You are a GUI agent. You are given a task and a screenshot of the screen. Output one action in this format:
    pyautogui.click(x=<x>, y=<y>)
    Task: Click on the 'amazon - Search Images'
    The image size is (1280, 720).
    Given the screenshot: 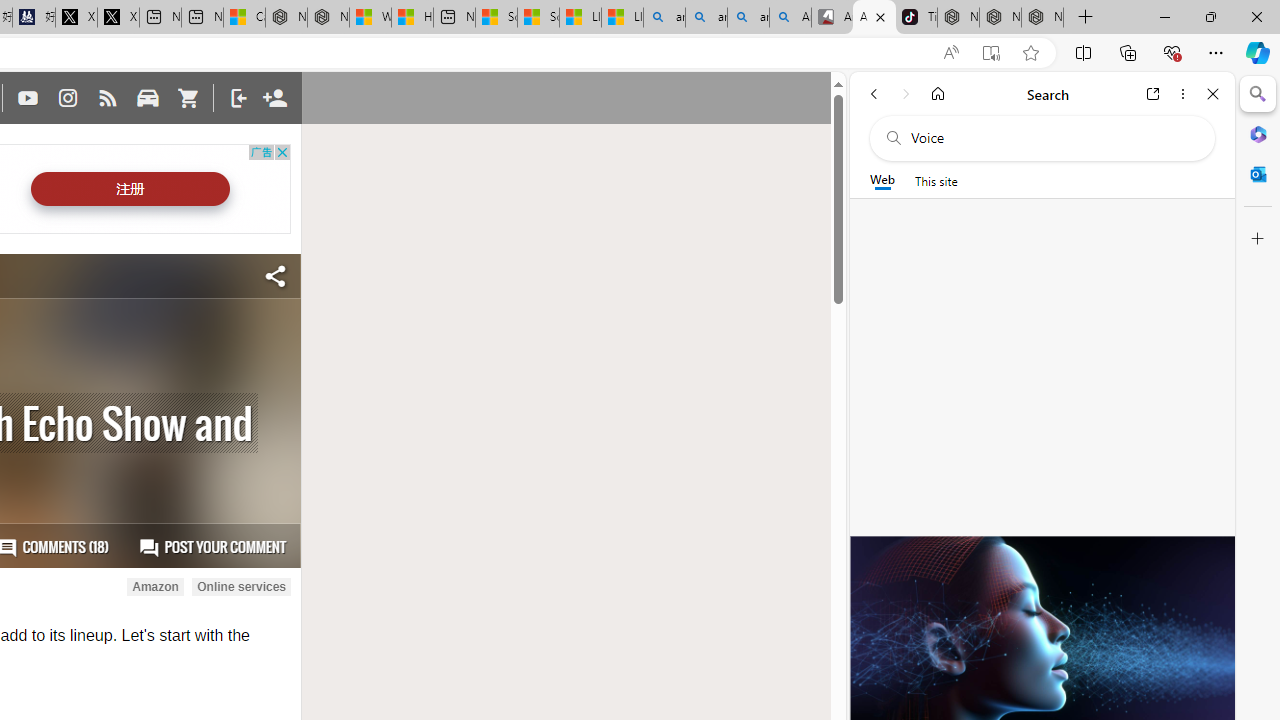 What is the action you would take?
    pyautogui.click(x=747, y=17)
    